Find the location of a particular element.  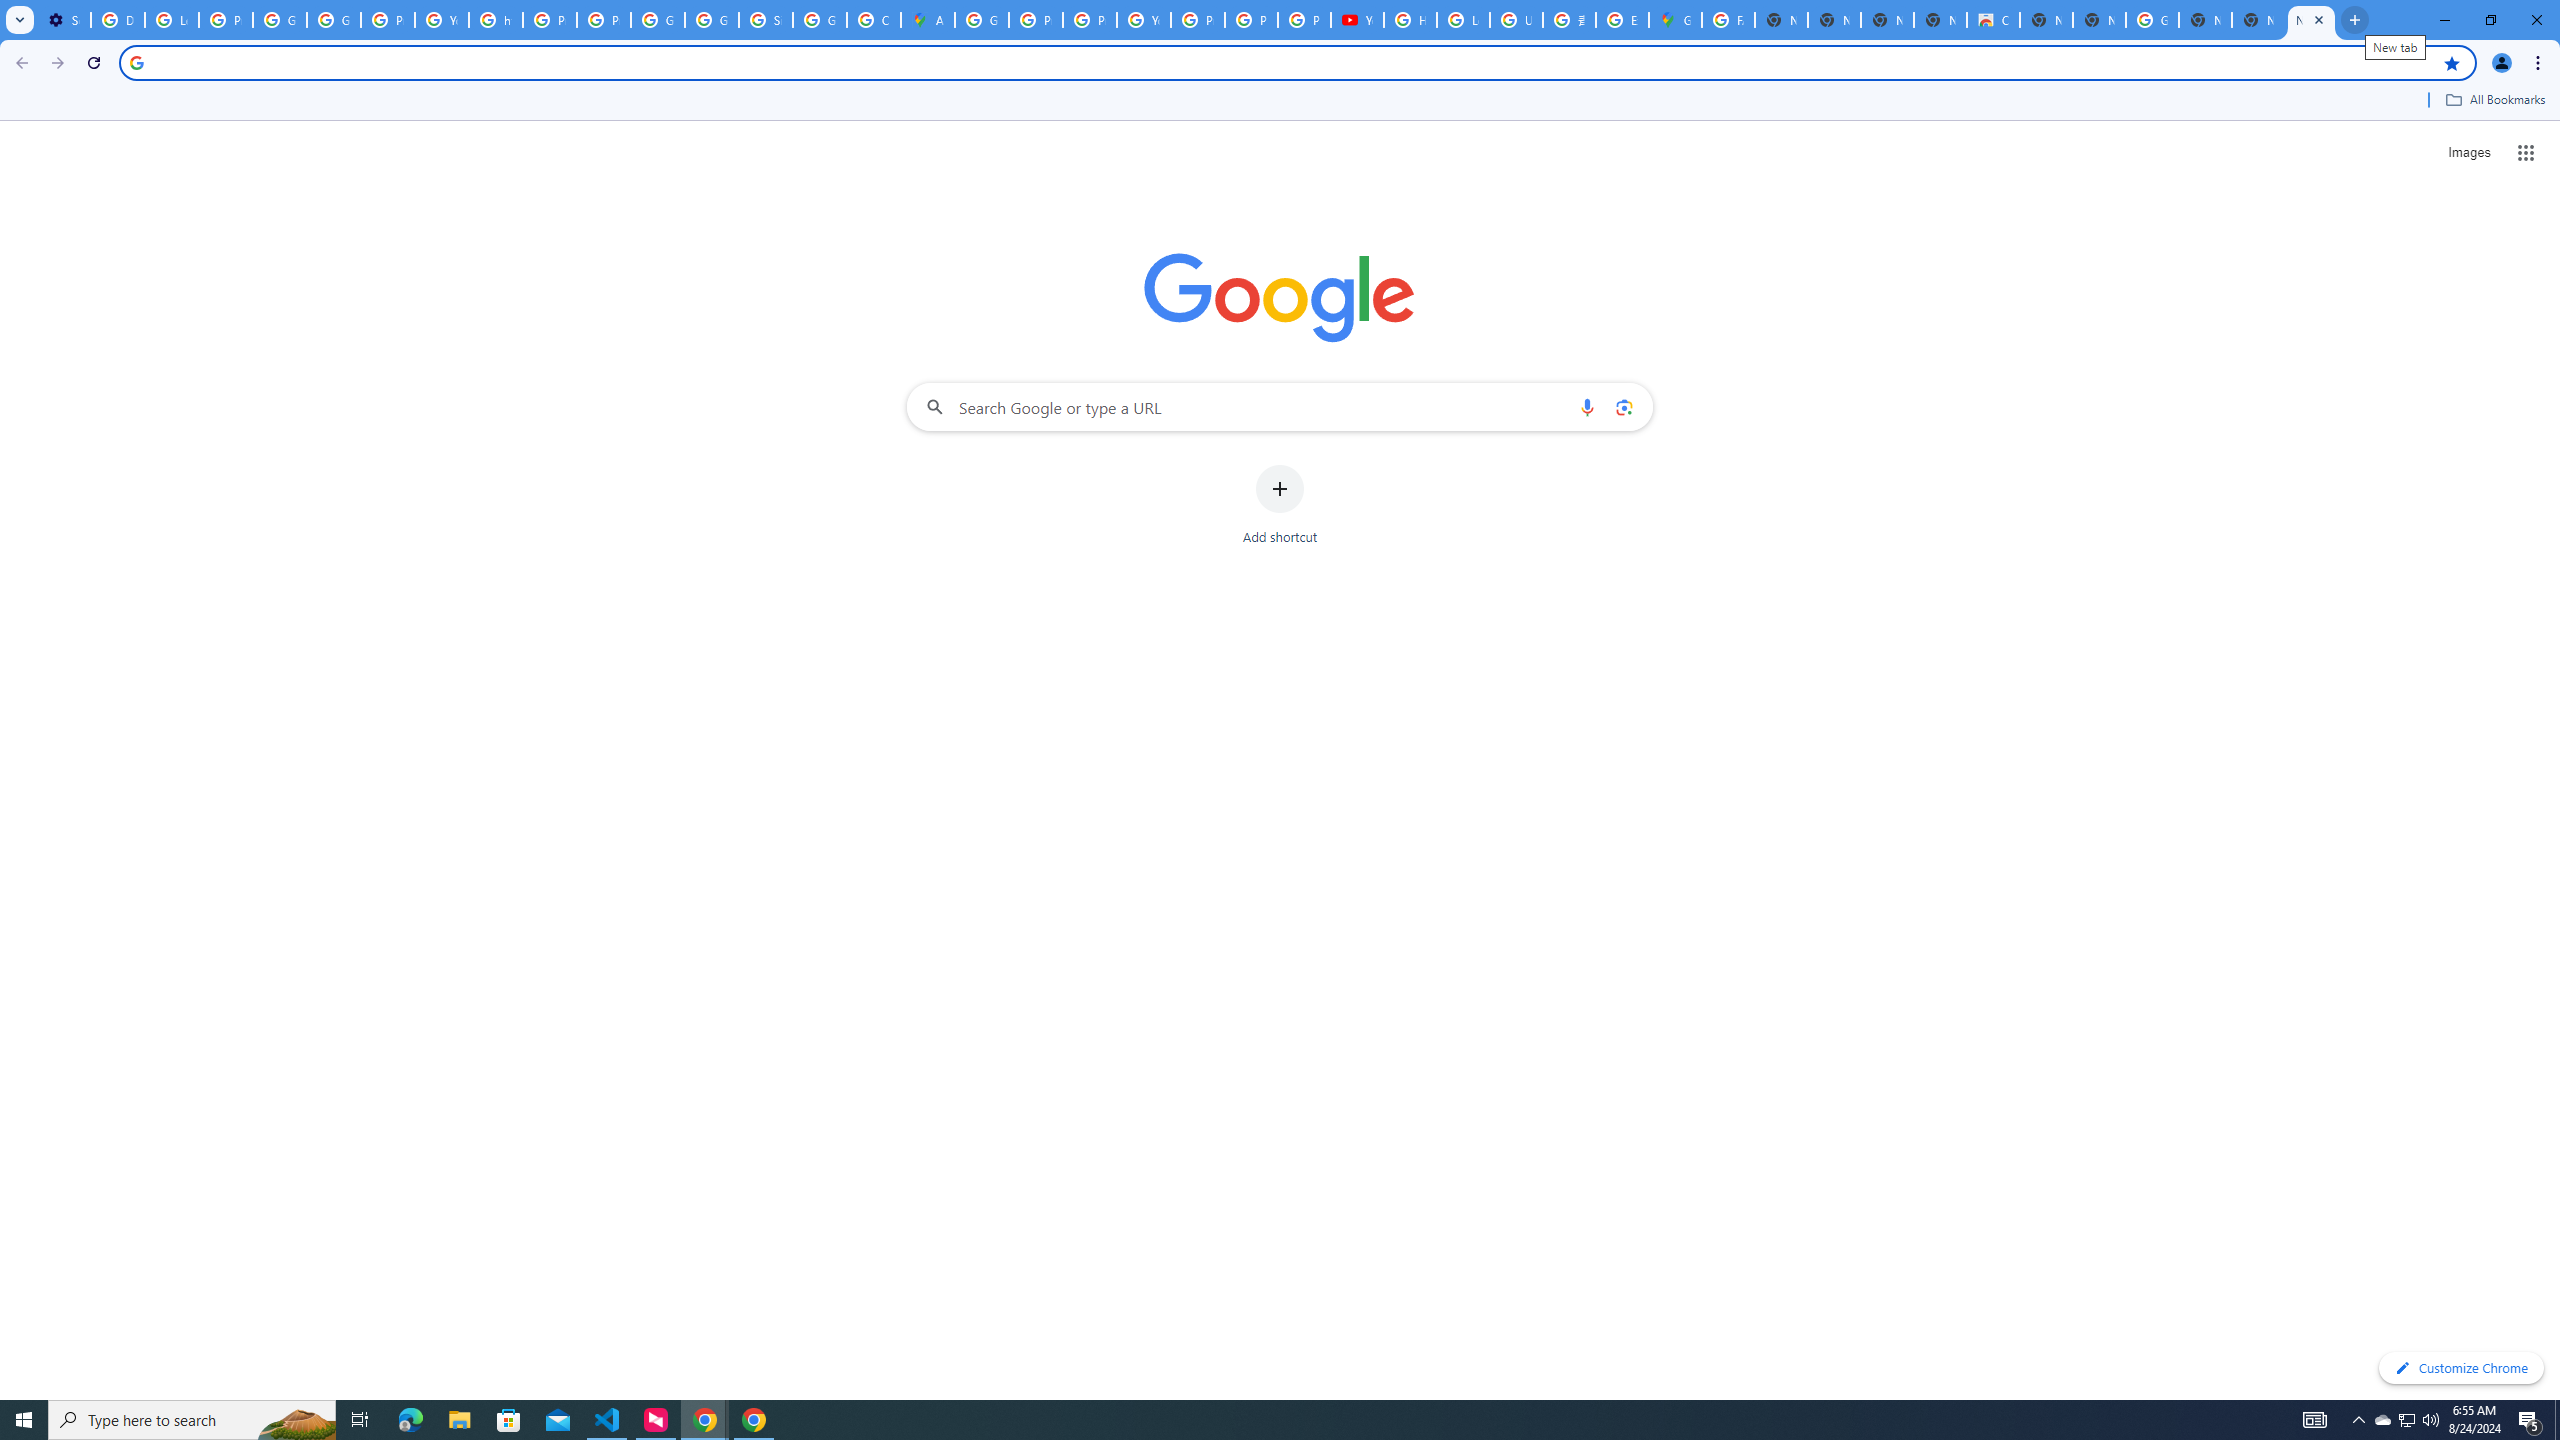

'Address and search bar' is located at coordinates (1293, 61).